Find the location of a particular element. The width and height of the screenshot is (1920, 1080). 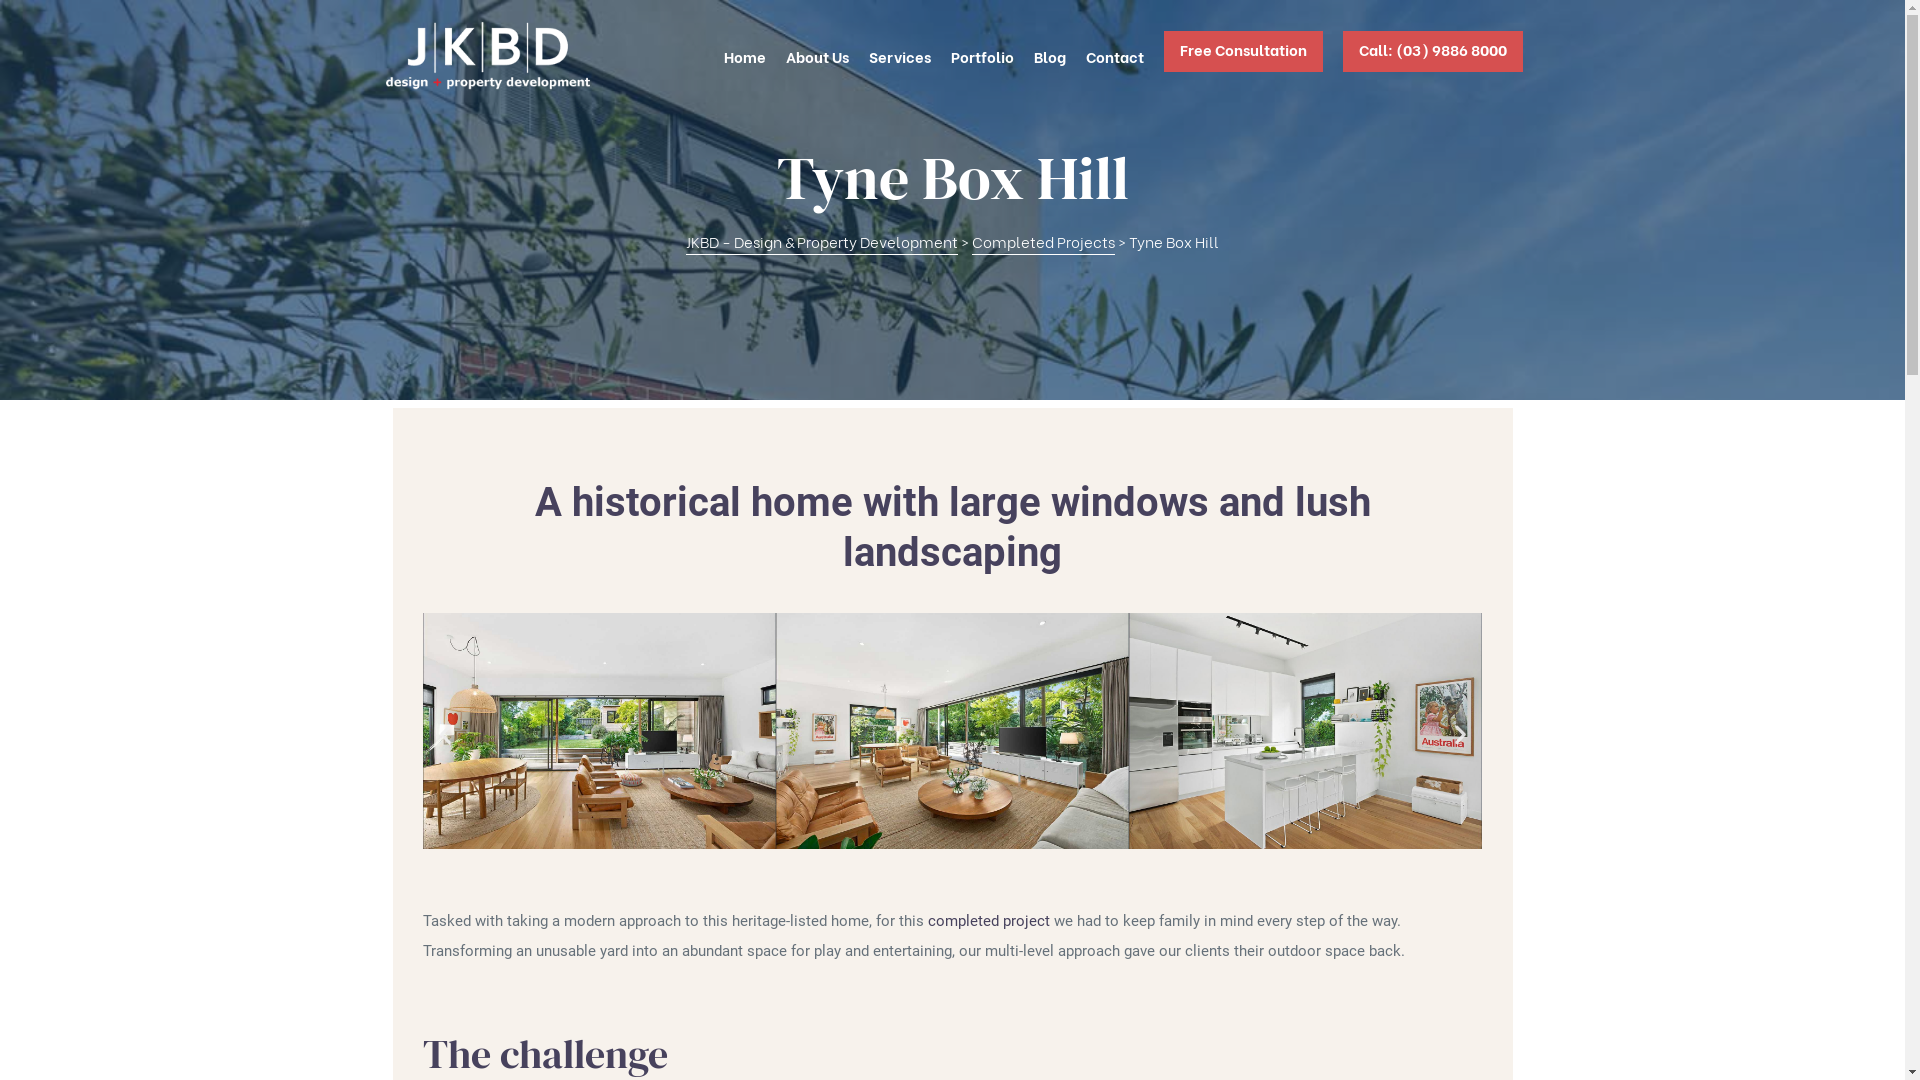

'Contact' is located at coordinates (1113, 55).